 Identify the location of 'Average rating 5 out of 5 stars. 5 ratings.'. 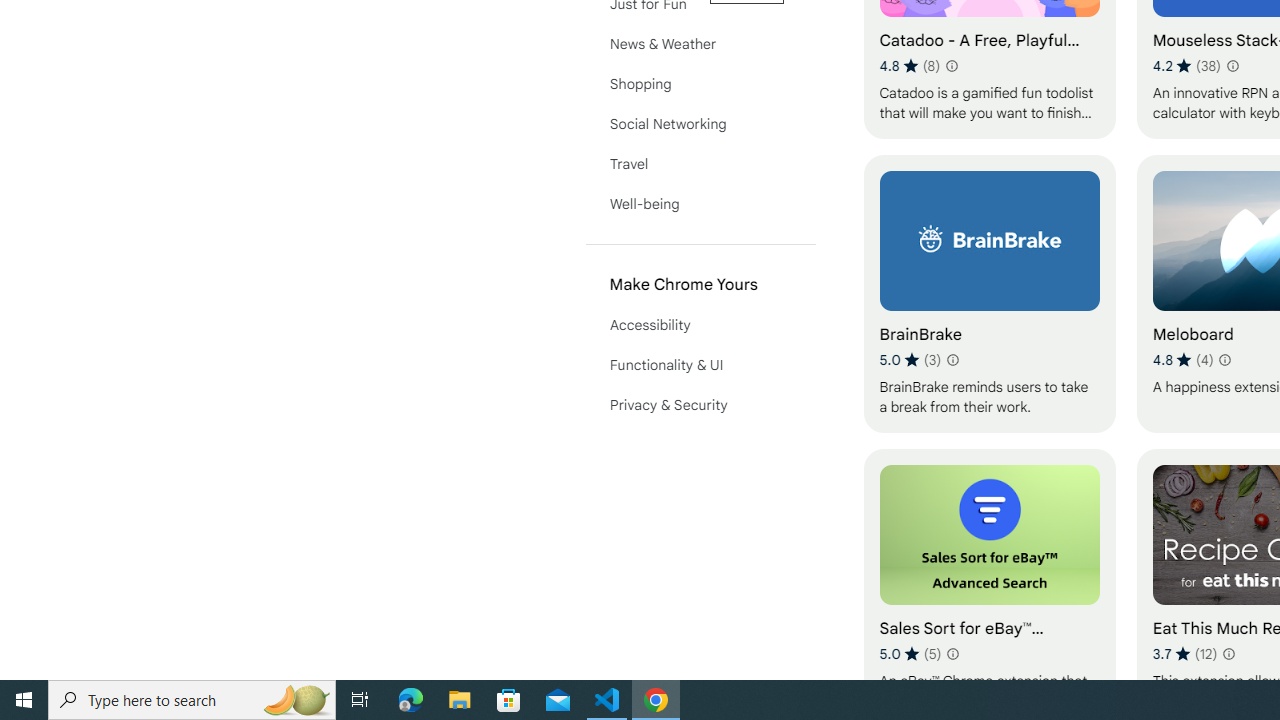
(909, 653).